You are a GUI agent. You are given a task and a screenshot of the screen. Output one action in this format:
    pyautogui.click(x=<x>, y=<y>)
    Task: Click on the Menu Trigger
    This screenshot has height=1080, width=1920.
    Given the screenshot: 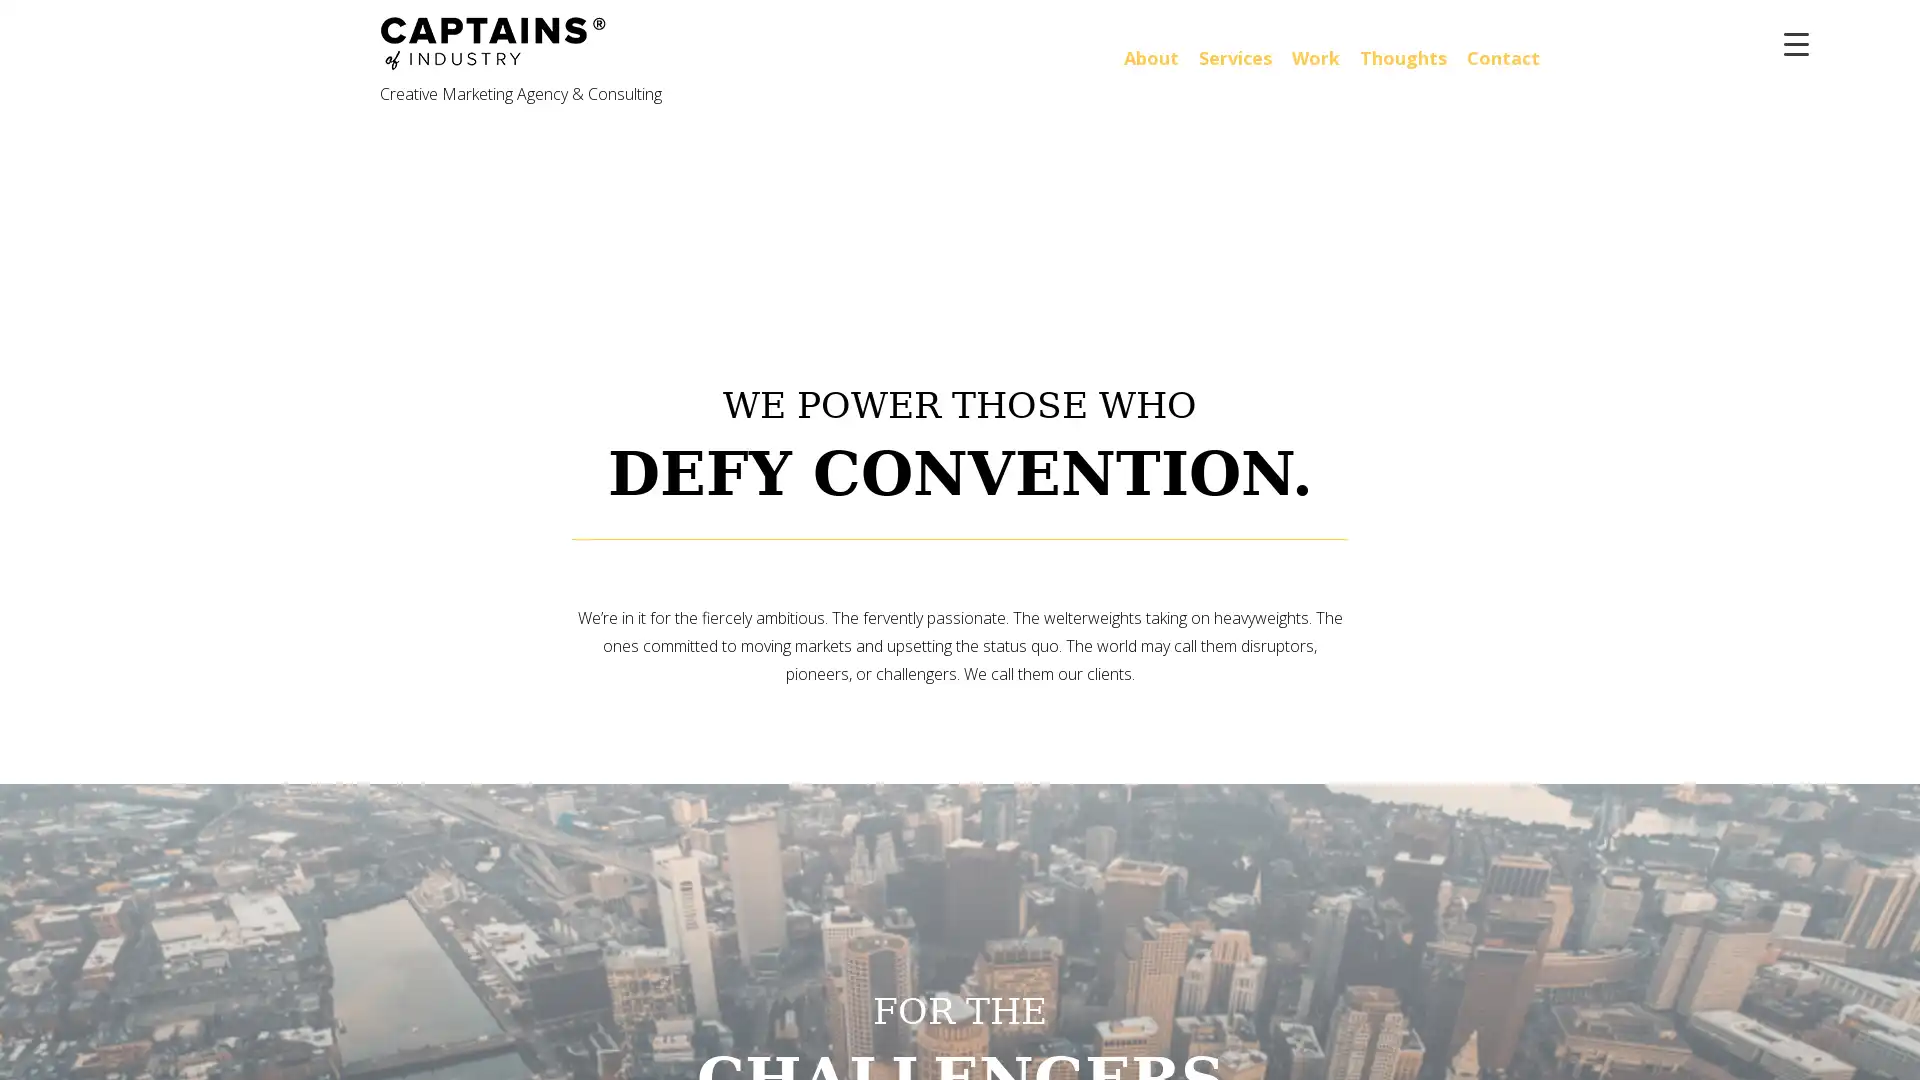 What is the action you would take?
    pyautogui.click(x=1796, y=42)
    